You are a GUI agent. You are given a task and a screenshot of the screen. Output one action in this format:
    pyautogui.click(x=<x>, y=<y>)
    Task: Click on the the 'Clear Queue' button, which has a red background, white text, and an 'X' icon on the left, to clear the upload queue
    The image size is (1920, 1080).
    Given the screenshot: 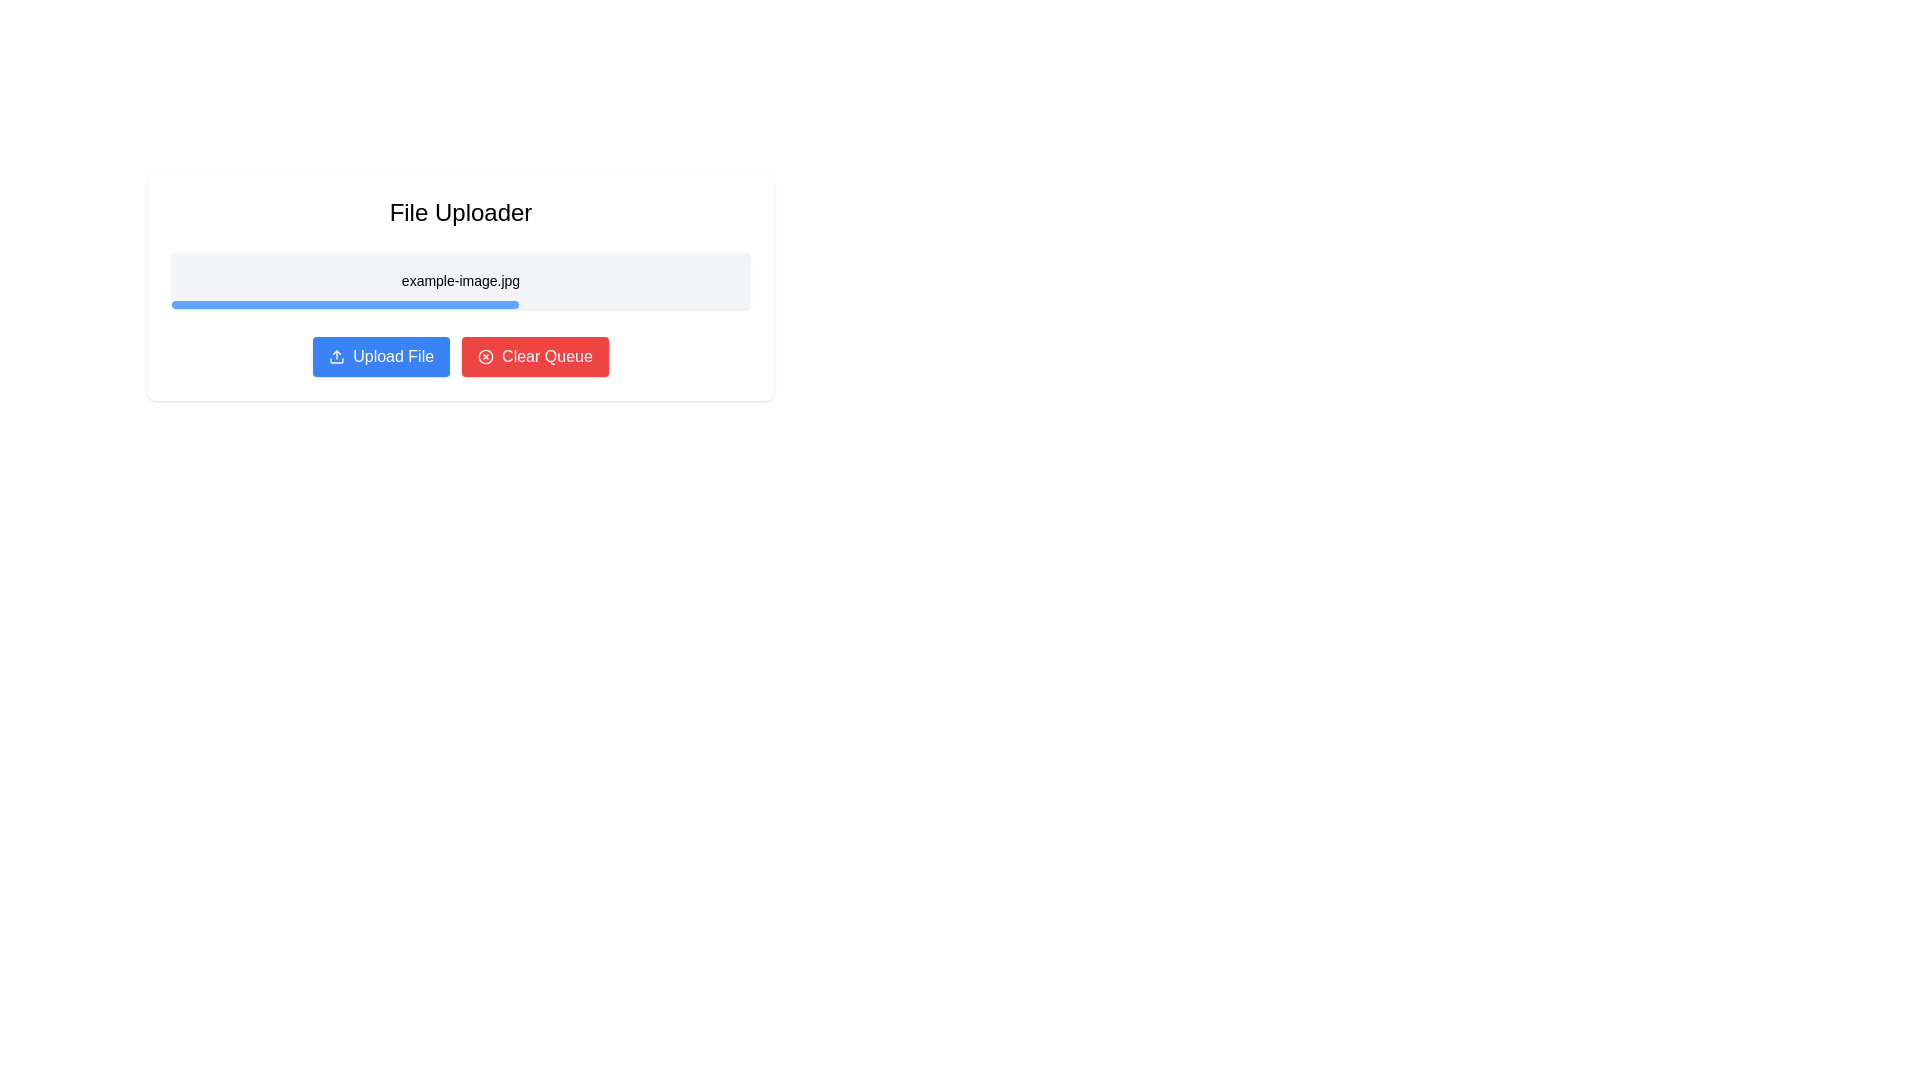 What is the action you would take?
    pyautogui.click(x=535, y=356)
    